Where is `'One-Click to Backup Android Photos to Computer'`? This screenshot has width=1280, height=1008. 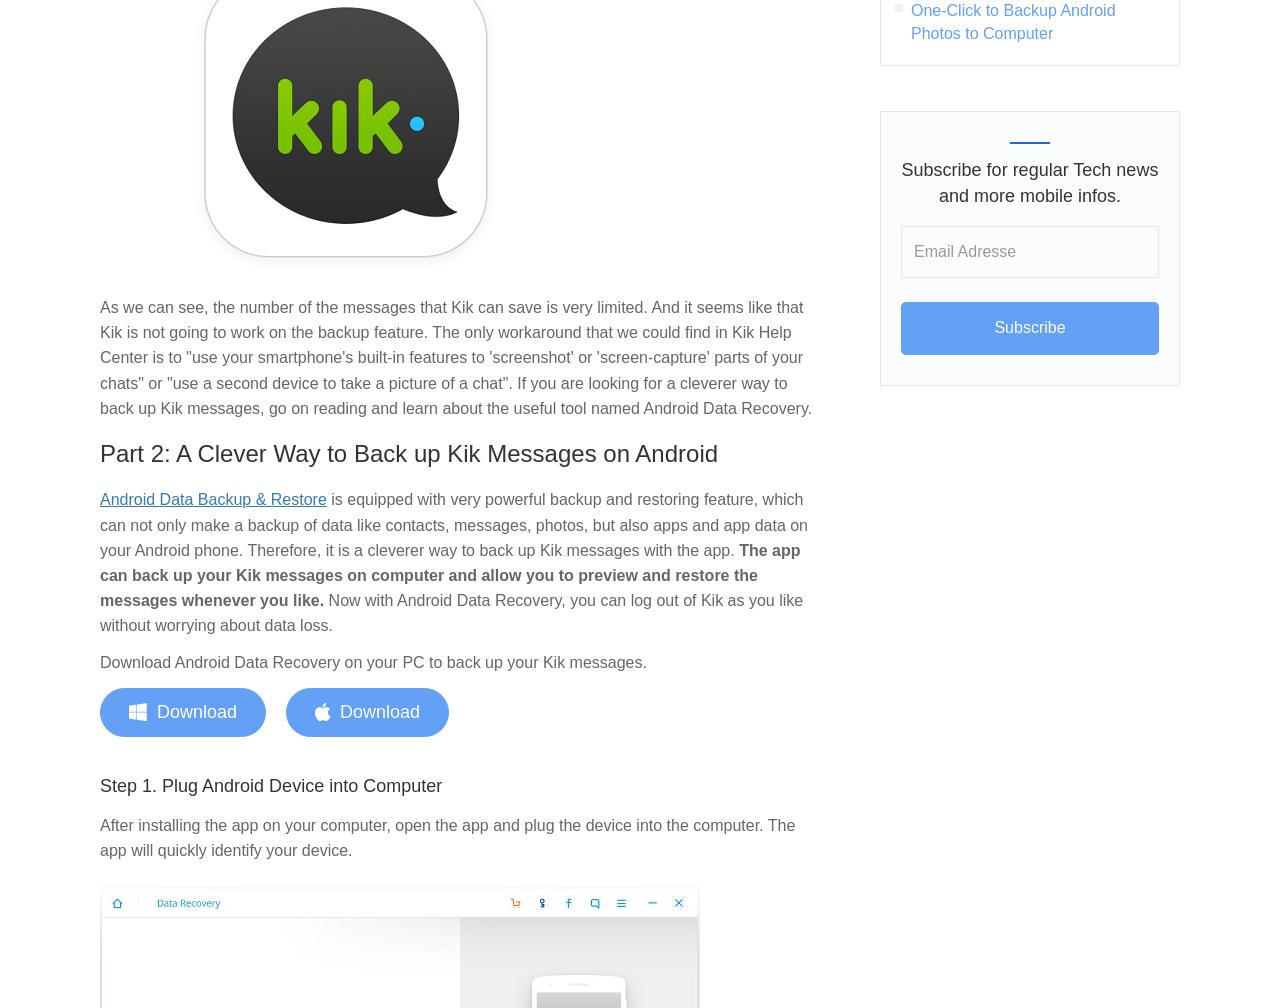 'One-Click to Backup Android Photos to Computer' is located at coordinates (1012, 20).